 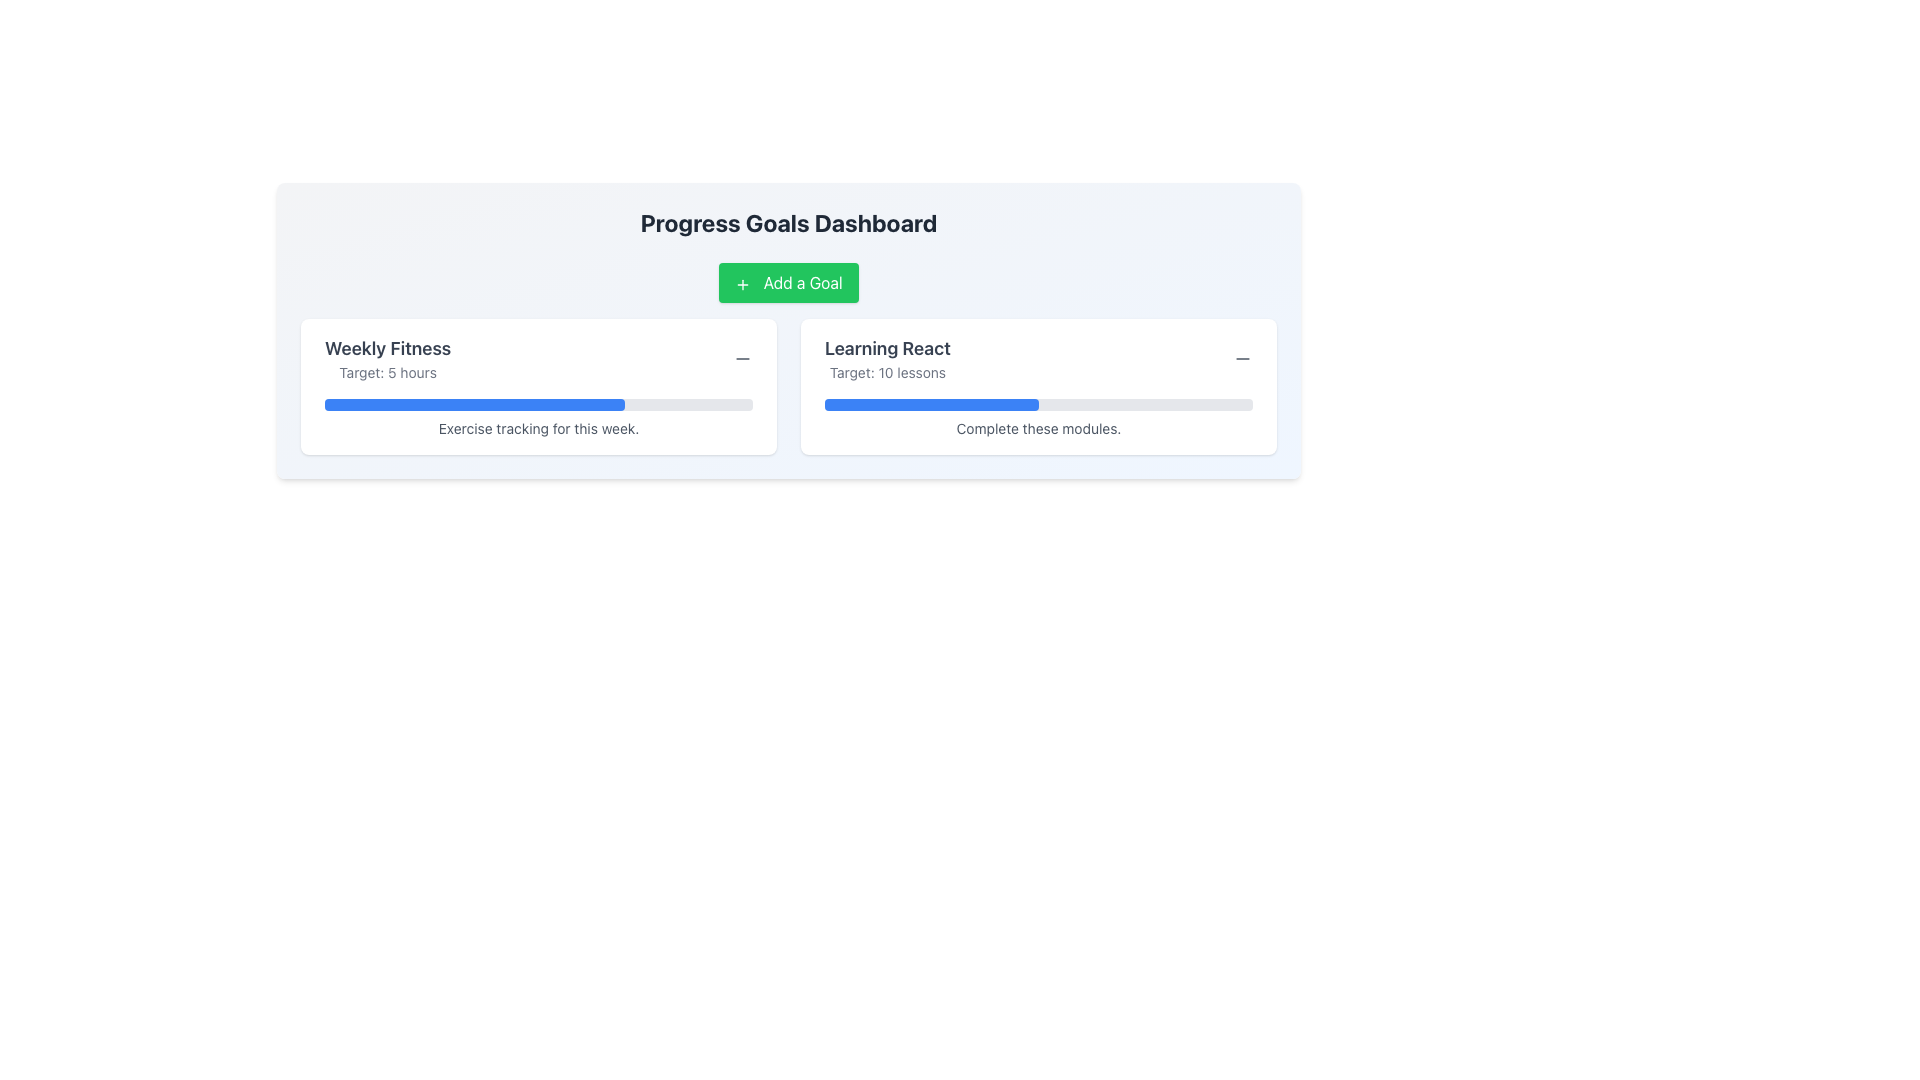 I want to click on 'Weekly Fitness' header text in the upper-left corner of the left card in the Progress Goals Dashboard to understand the card's purpose, so click(x=388, y=347).